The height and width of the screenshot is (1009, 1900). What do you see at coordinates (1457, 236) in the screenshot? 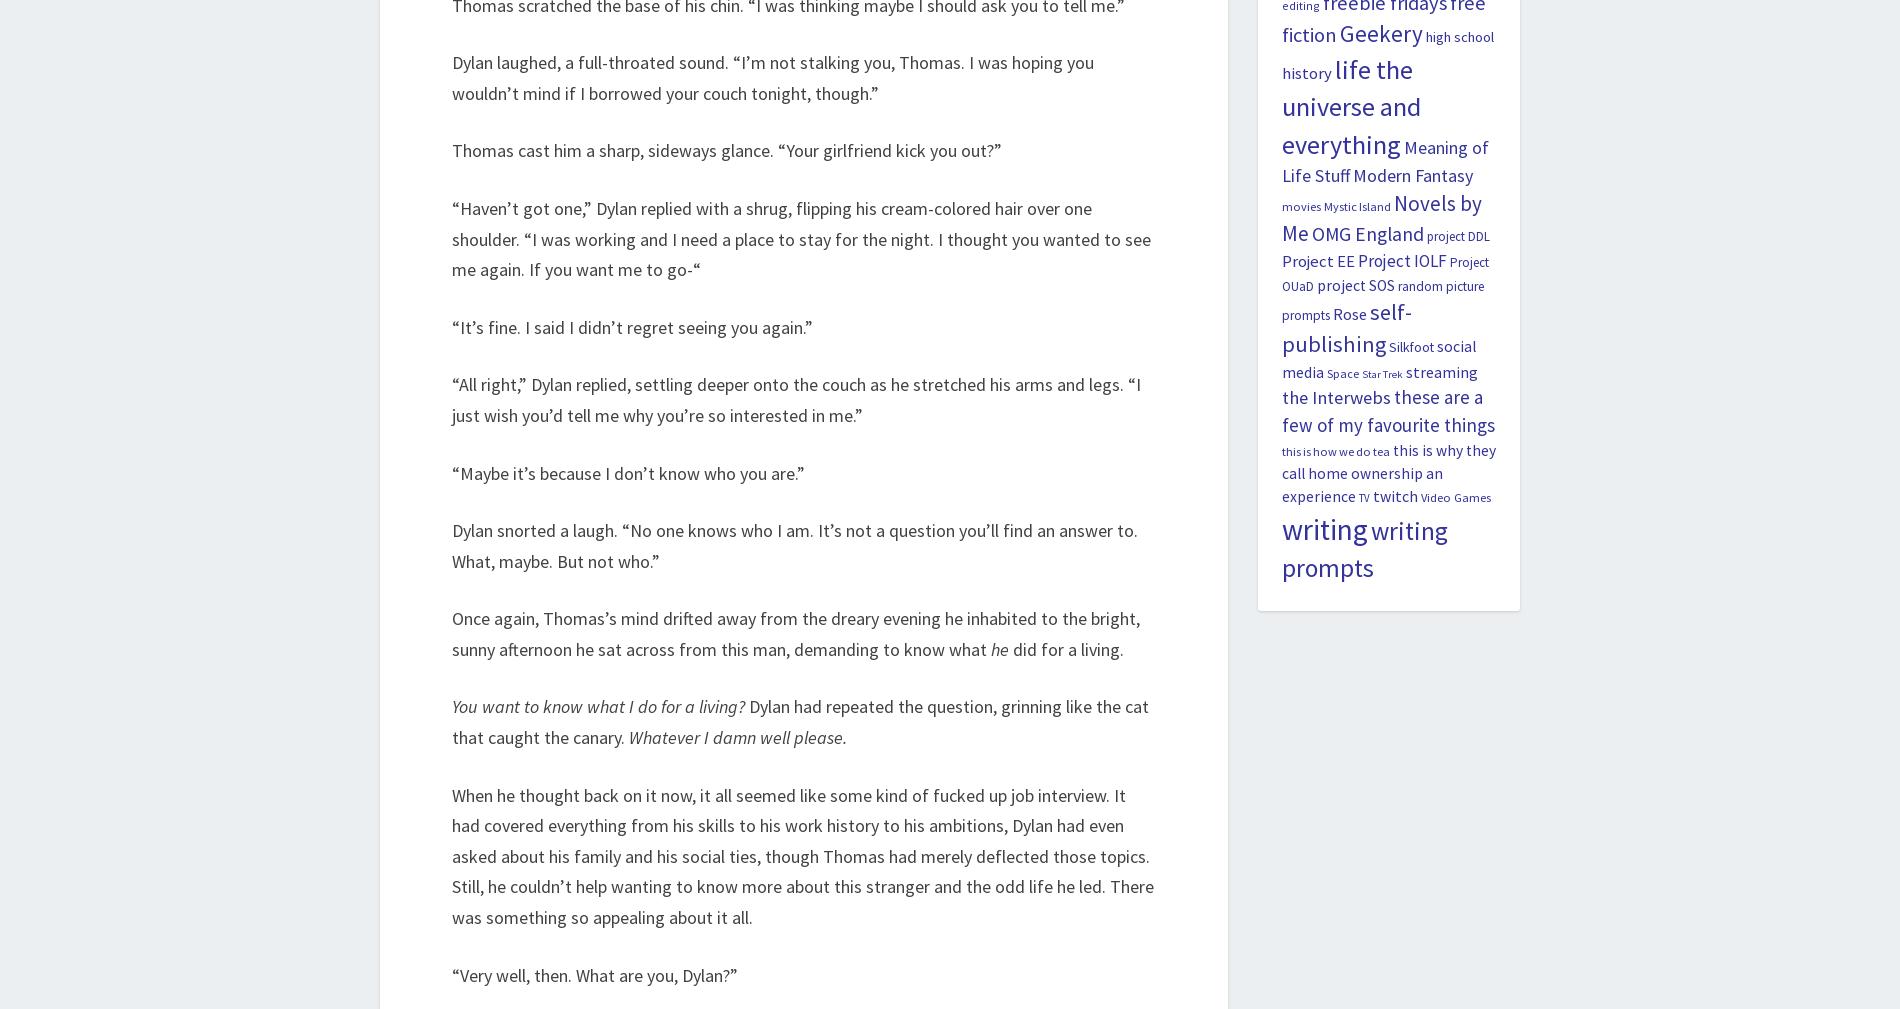
I see `'project DDL'` at bounding box center [1457, 236].